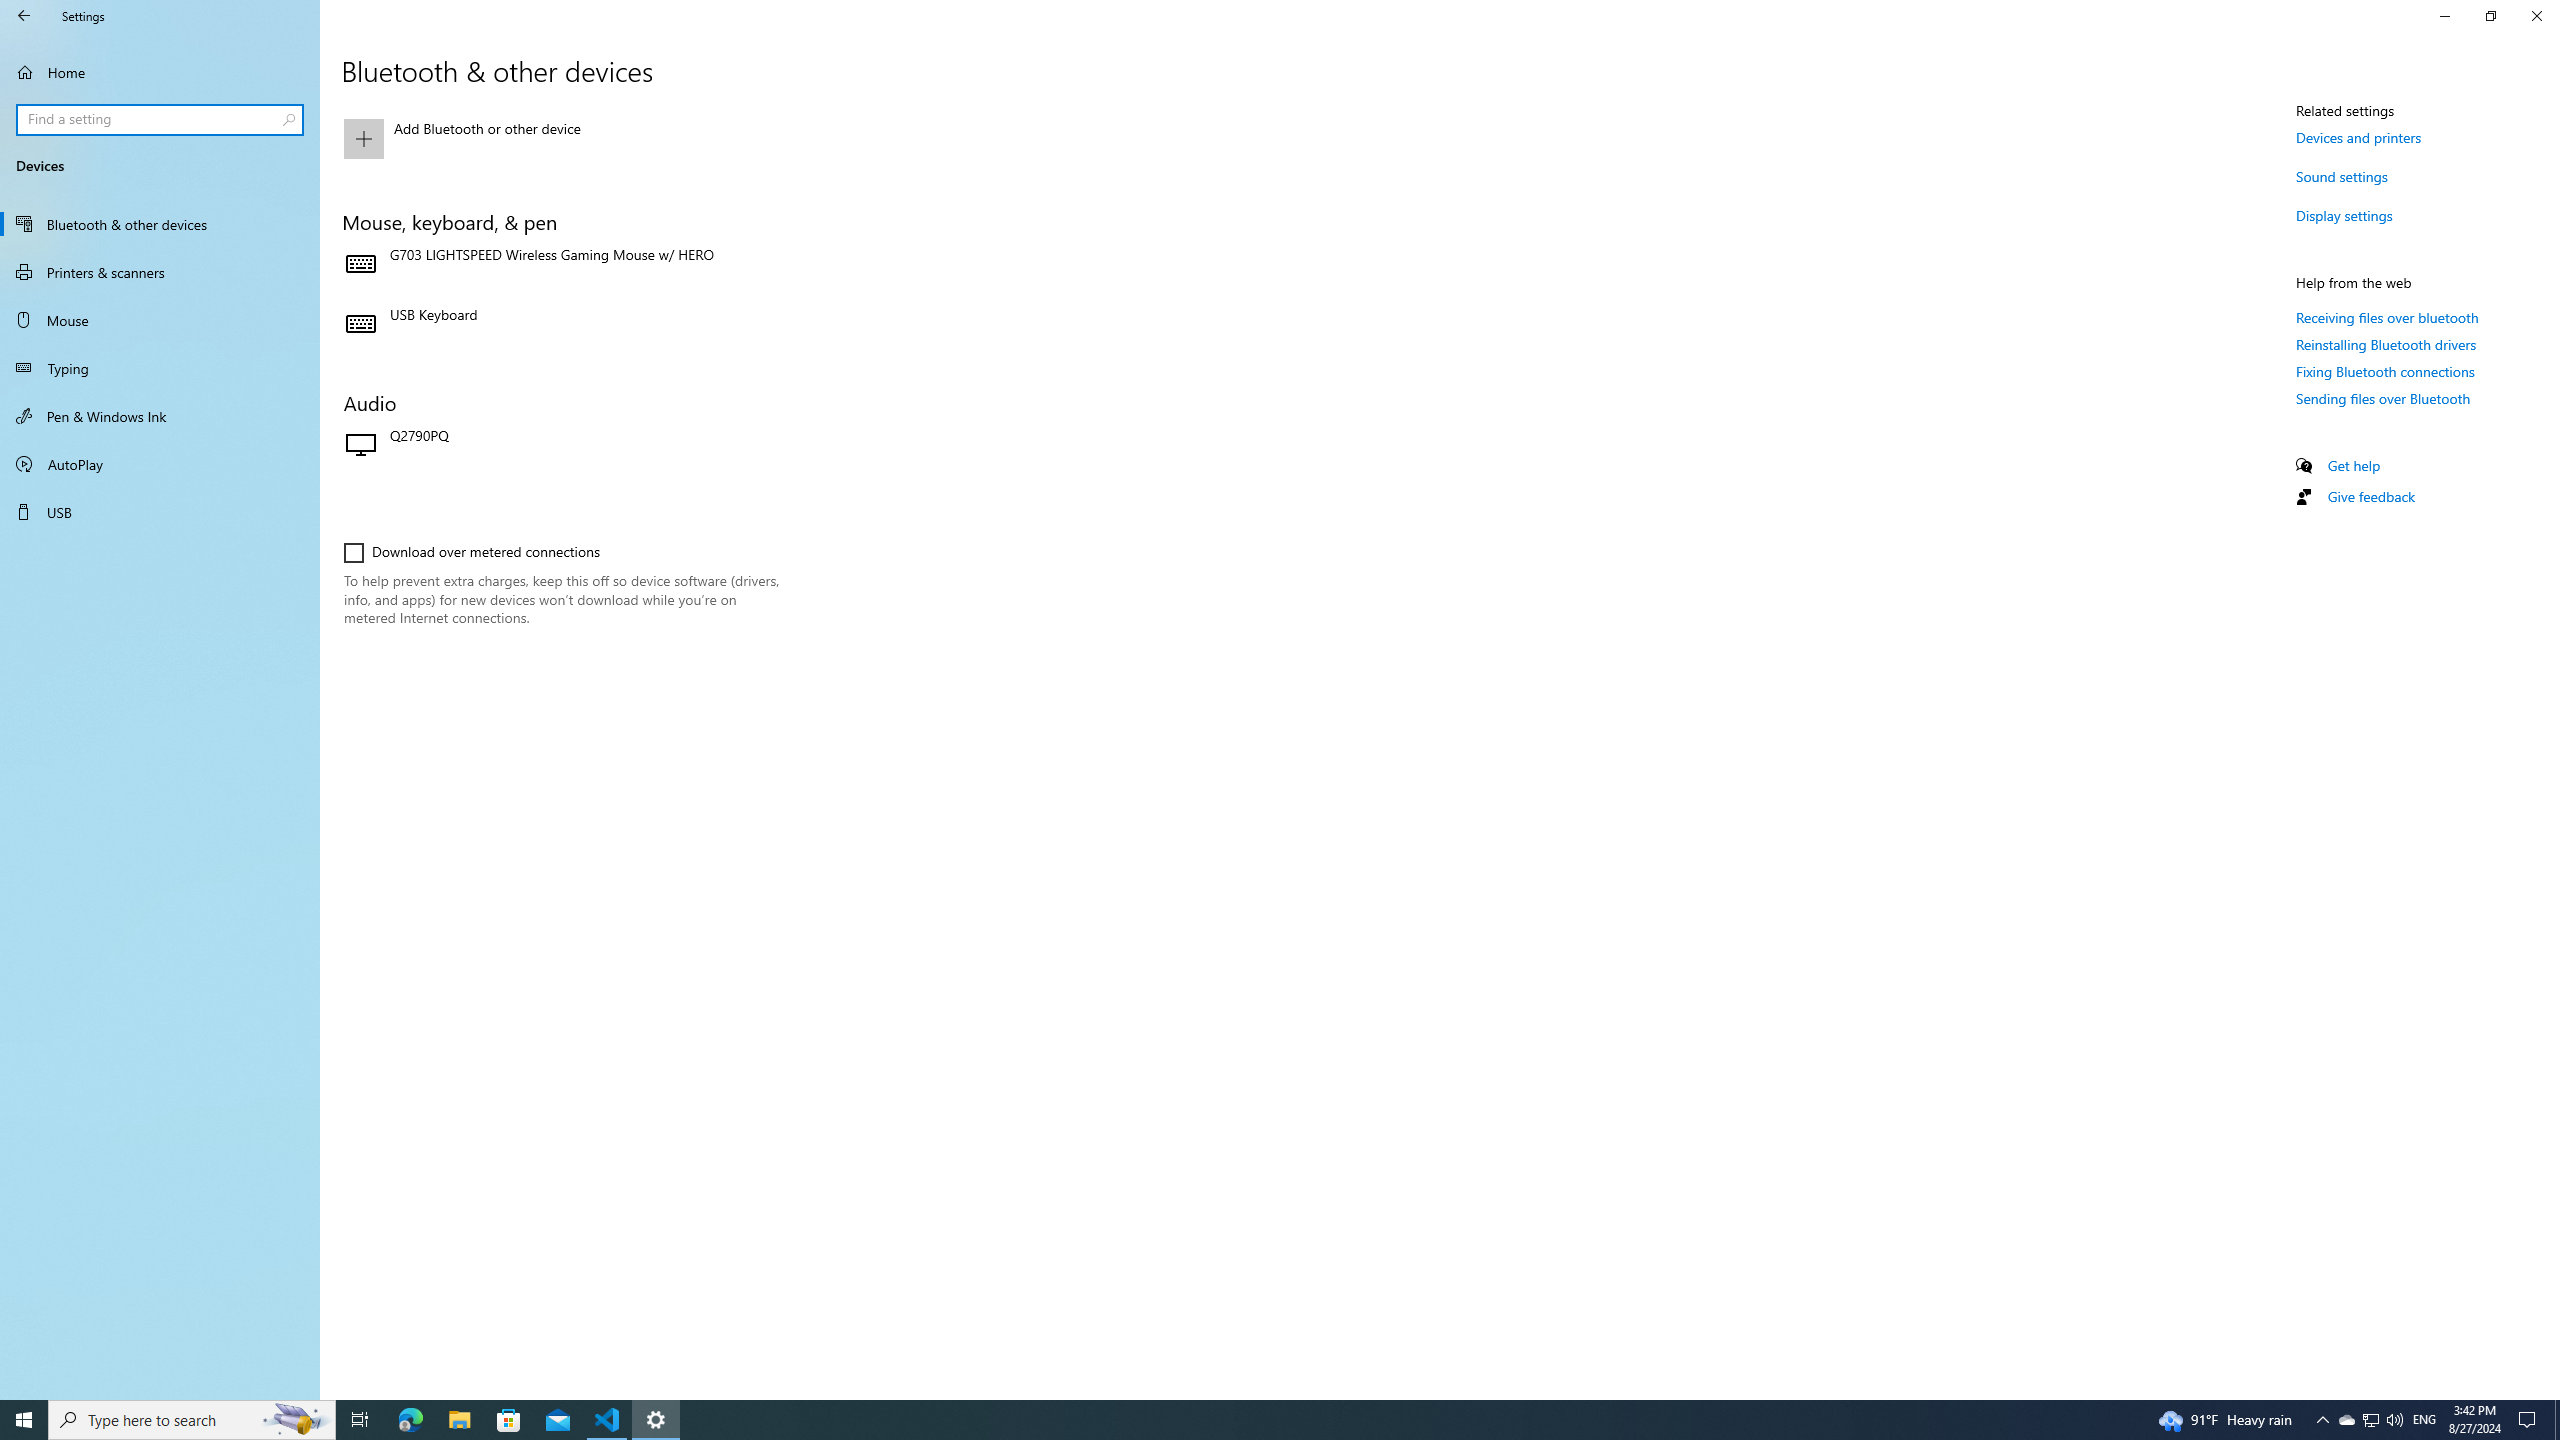  I want to click on 'Tray Input Indicator - English (United States)', so click(2424, 1418).